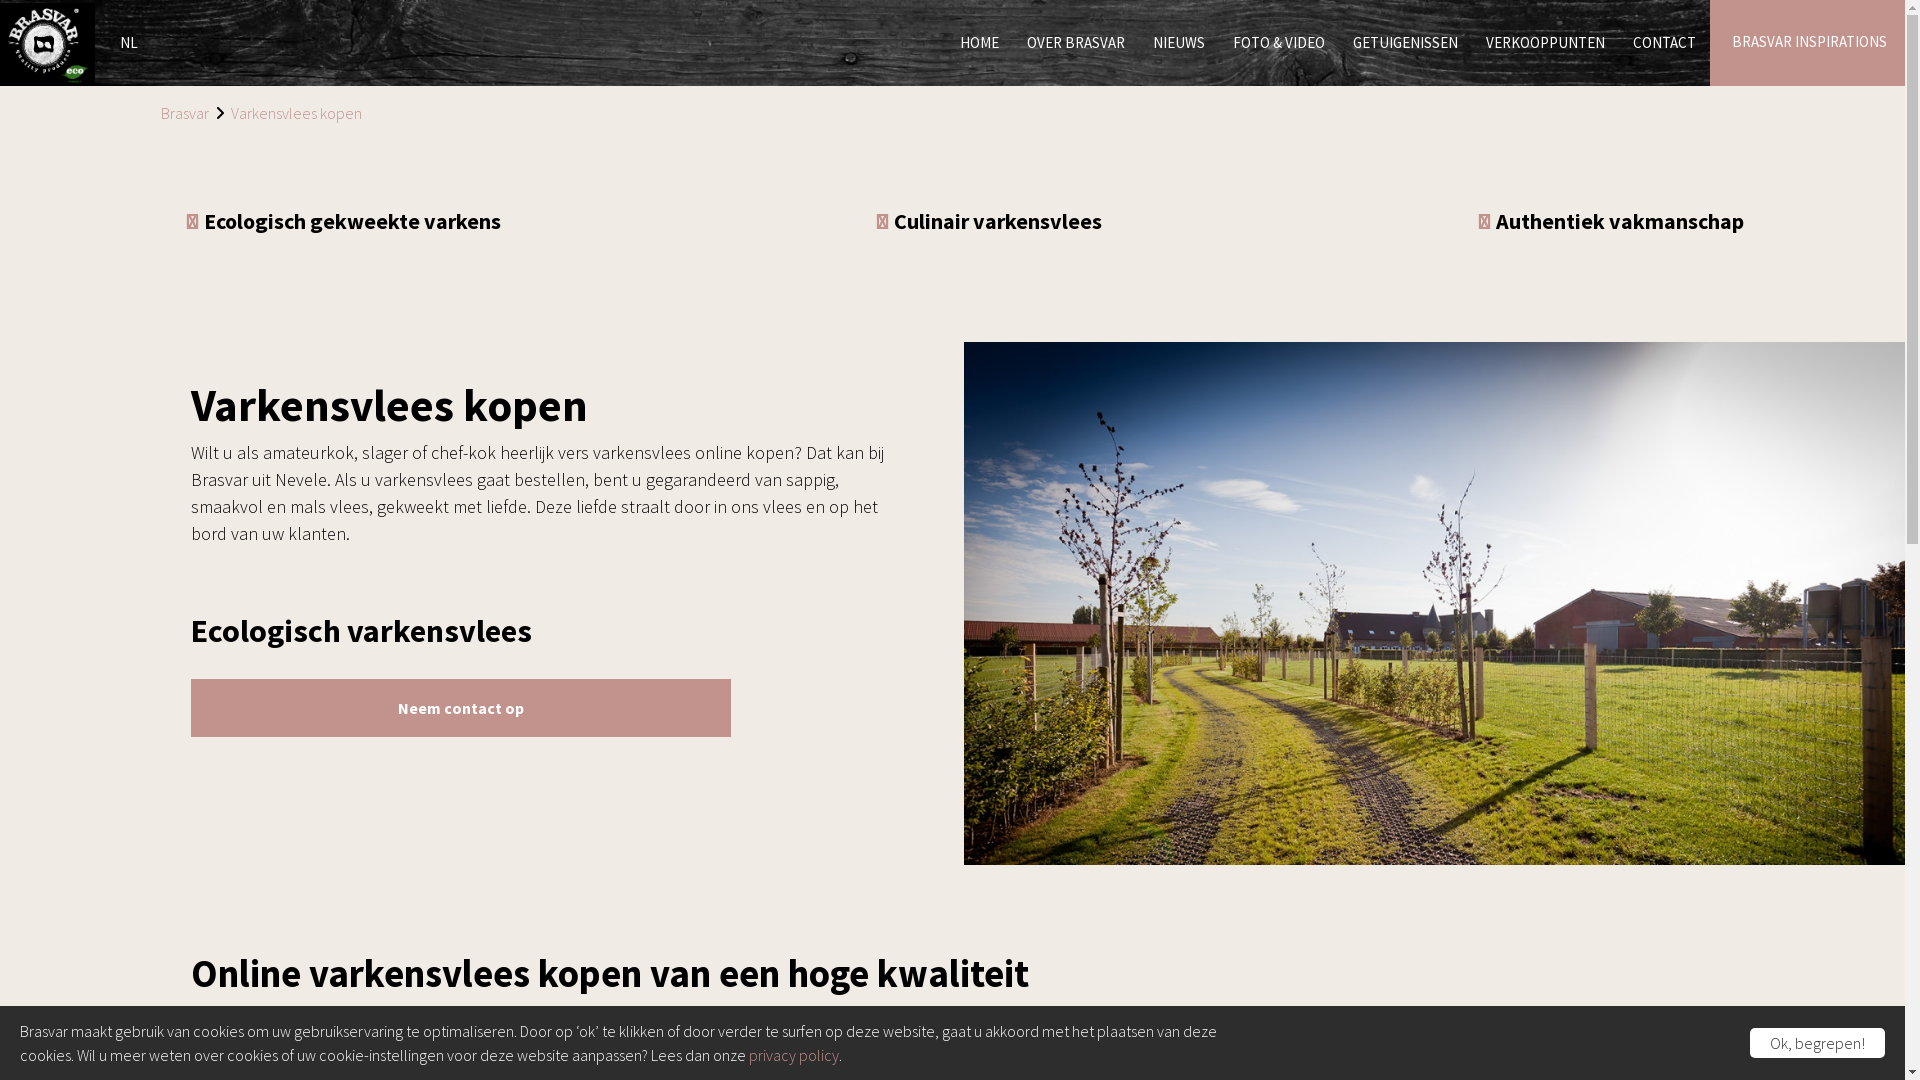 This screenshot has width=1920, height=1080. What do you see at coordinates (1595, 1015) in the screenshot?
I see `'onze verkooppunten'` at bounding box center [1595, 1015].